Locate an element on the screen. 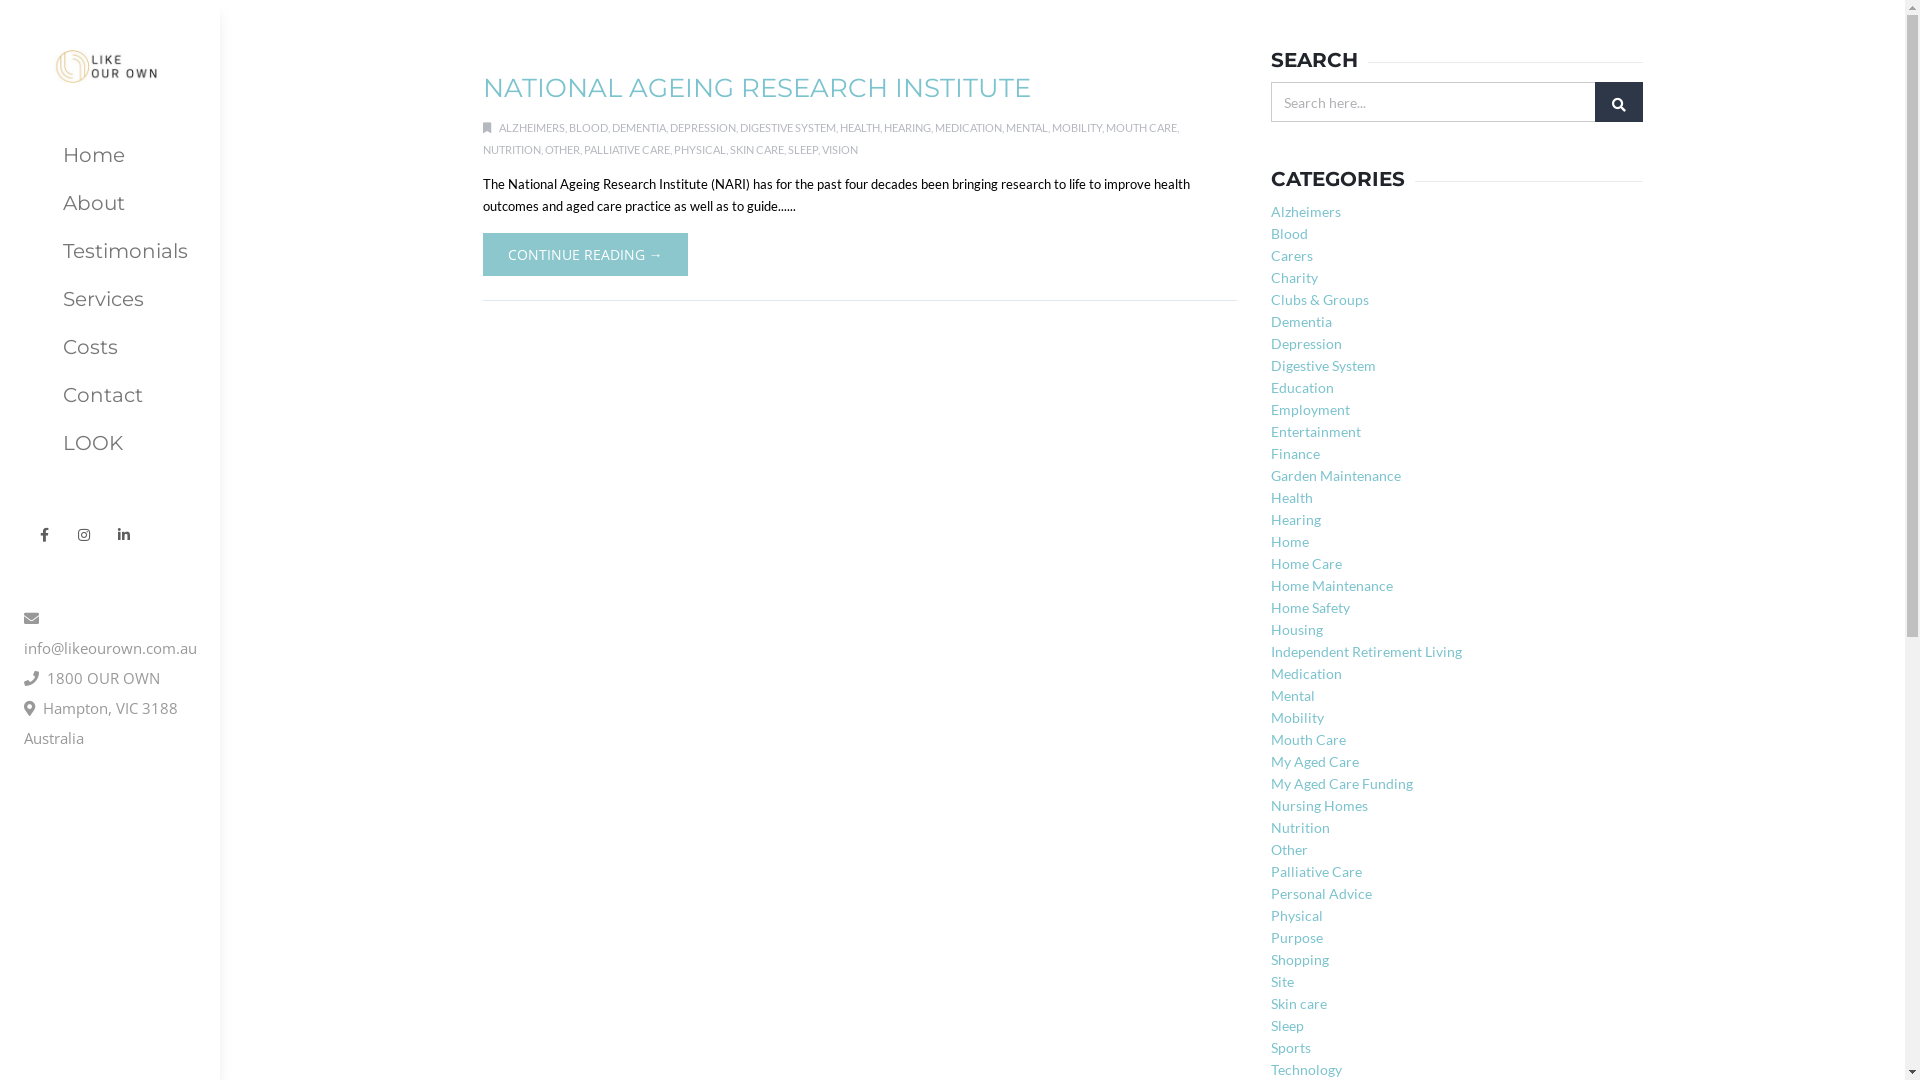 This screenshot has height=1080, width=1920. 'Independent Retirement Living' is located at coordinates (1365, 651).